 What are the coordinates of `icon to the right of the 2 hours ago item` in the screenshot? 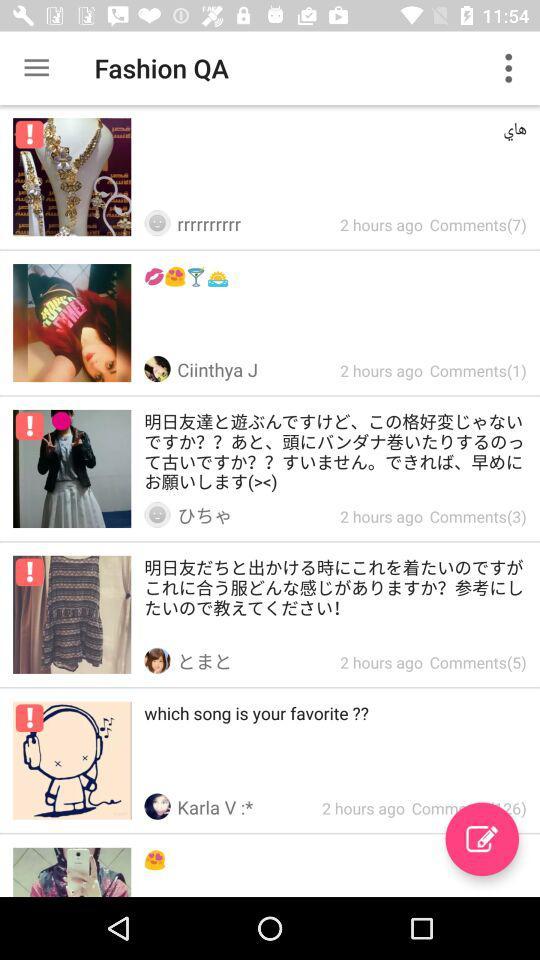 It's located at (481, 839).